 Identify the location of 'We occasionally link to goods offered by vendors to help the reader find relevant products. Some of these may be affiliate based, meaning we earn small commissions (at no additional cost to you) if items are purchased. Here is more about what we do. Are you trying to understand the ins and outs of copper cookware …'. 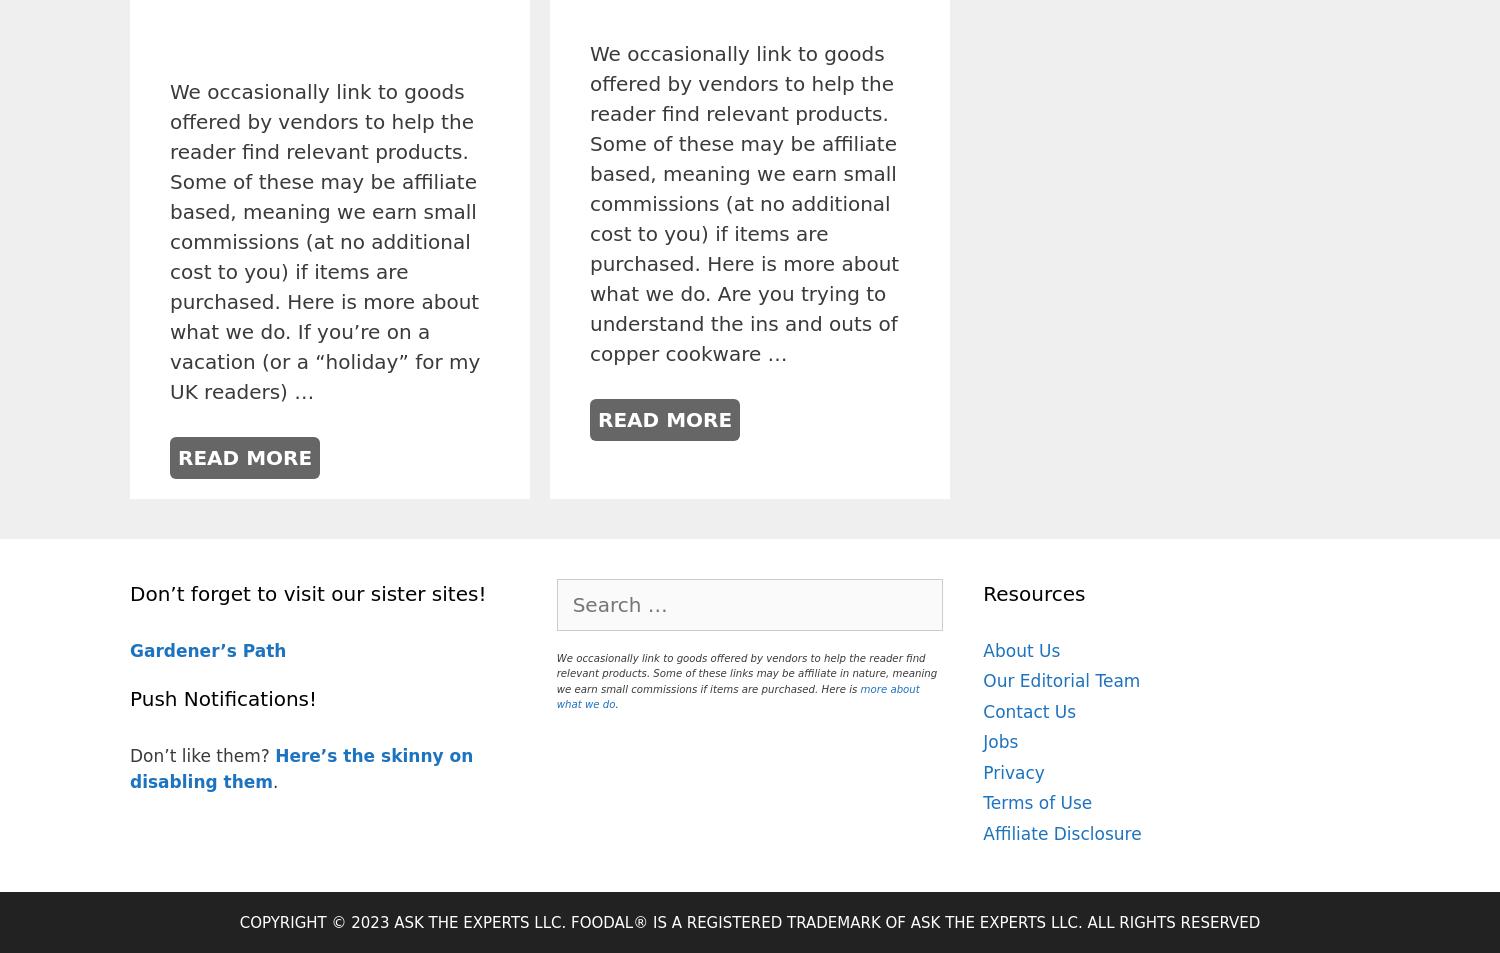
(743, 203).